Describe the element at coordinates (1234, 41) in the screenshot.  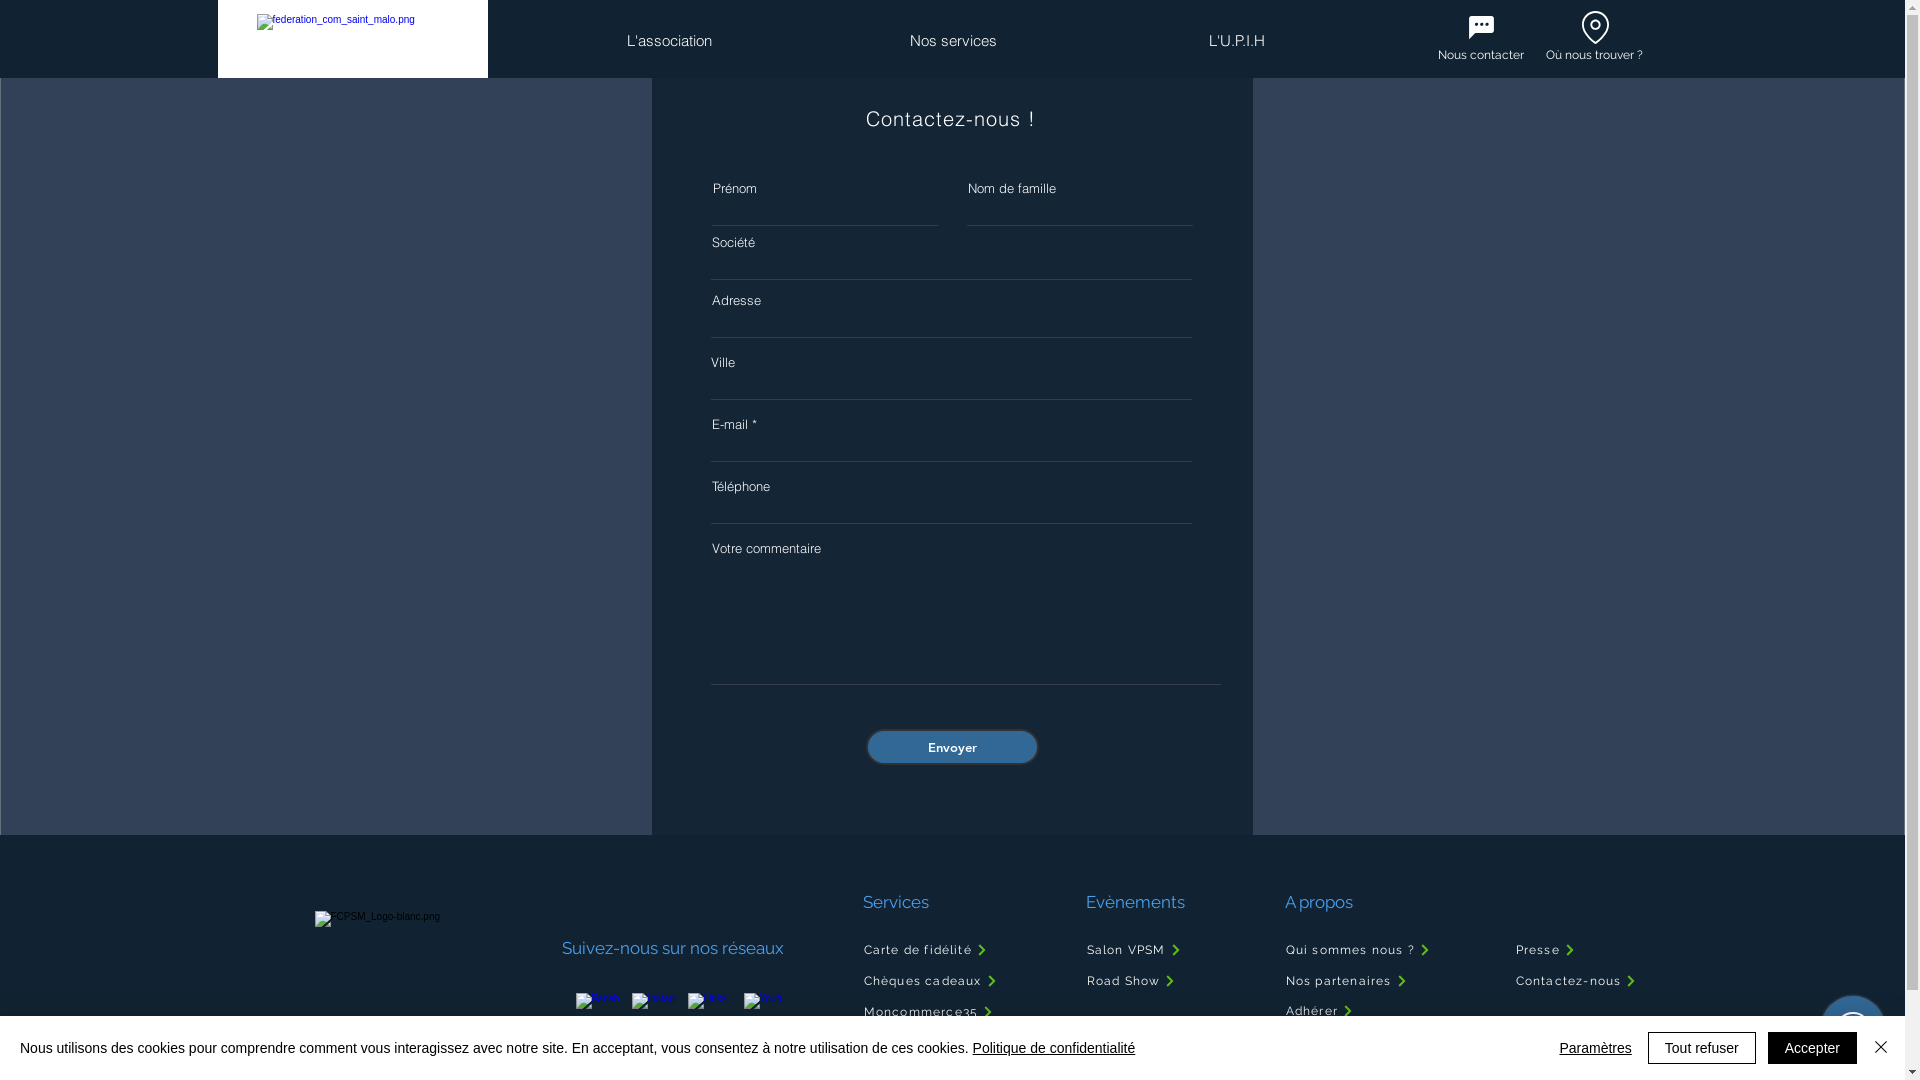
I see `'L'U.P.I.H'` at that location.